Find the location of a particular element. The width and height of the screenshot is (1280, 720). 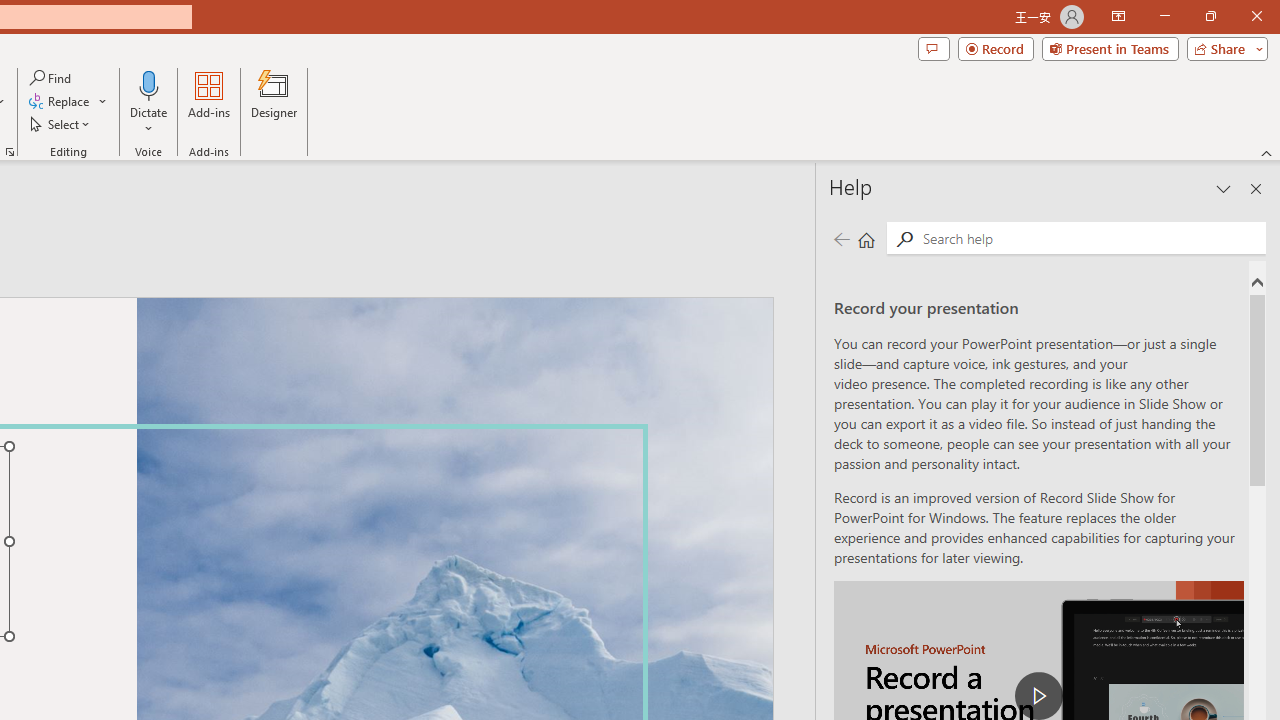

'Task Pane Options' is located at coordinates (1223, 189).